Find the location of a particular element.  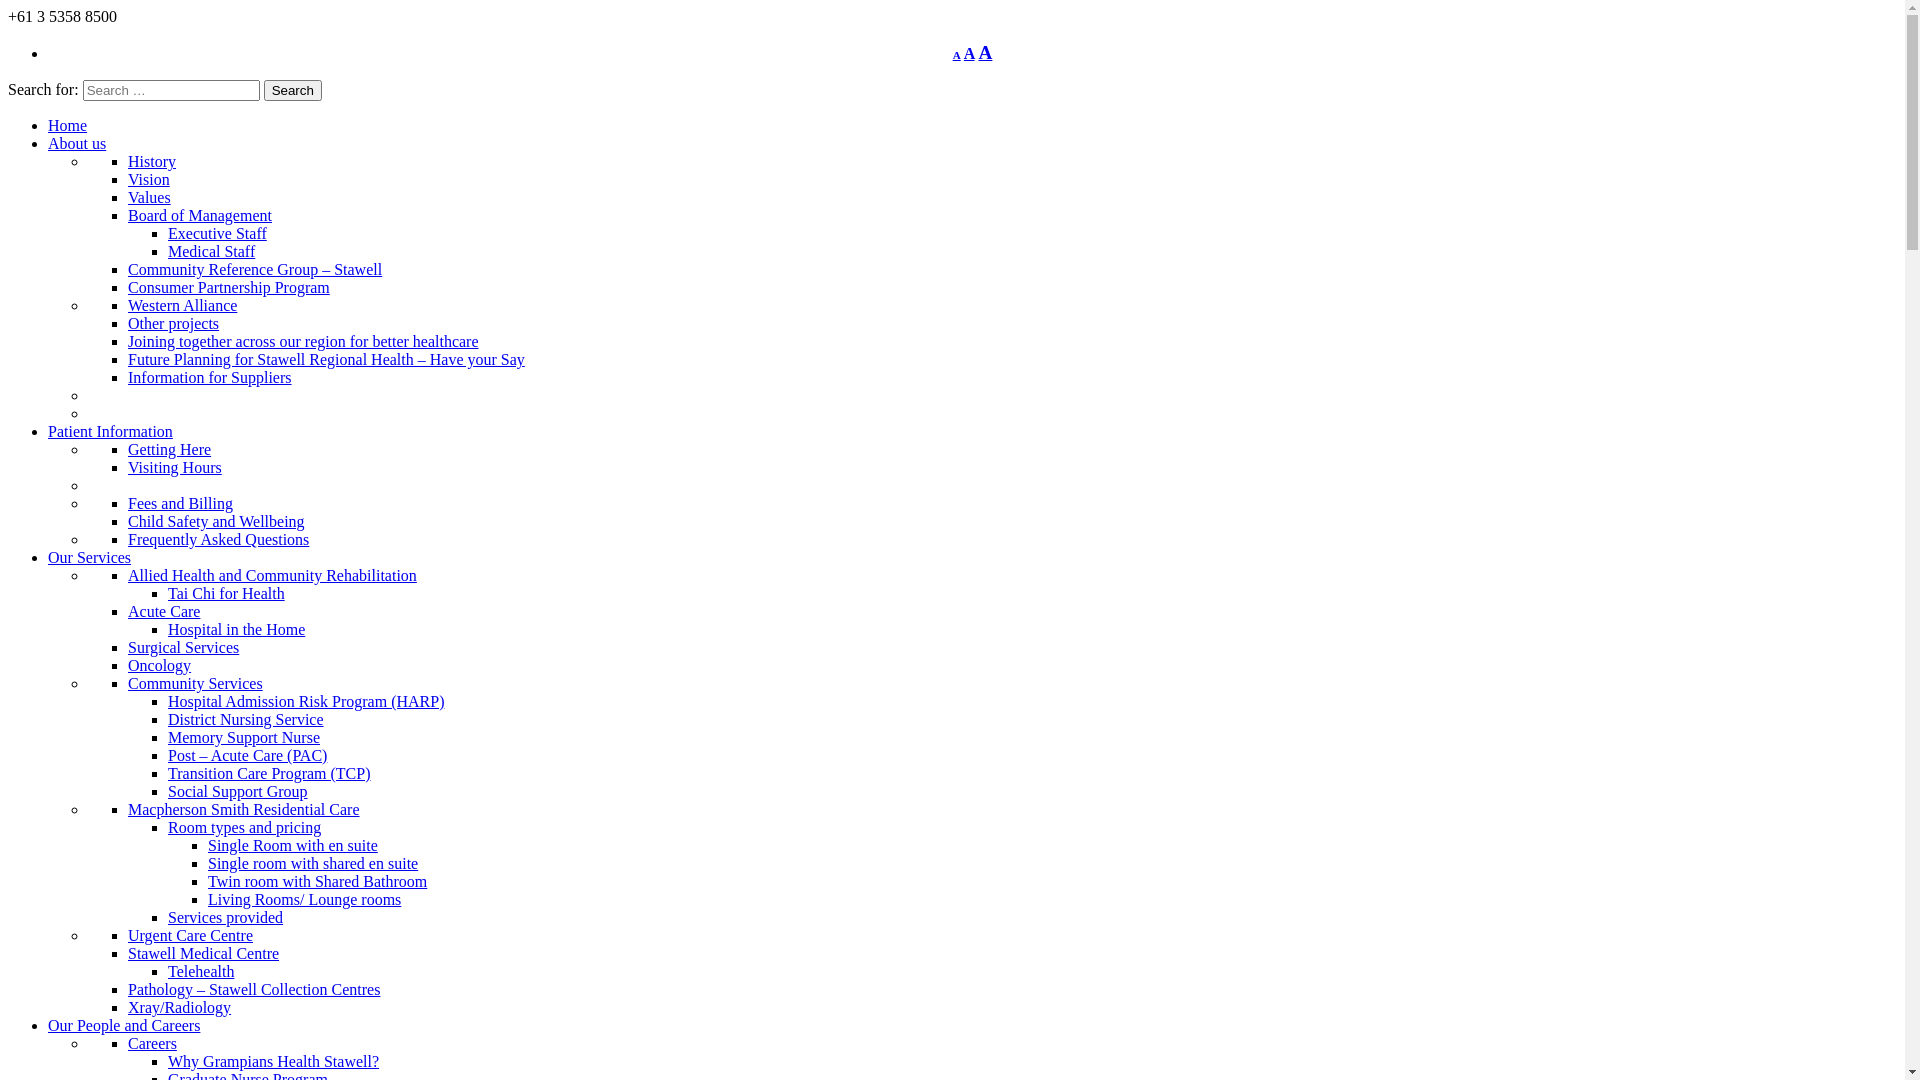

'Telehealth' is located at coordinates (201, 970).